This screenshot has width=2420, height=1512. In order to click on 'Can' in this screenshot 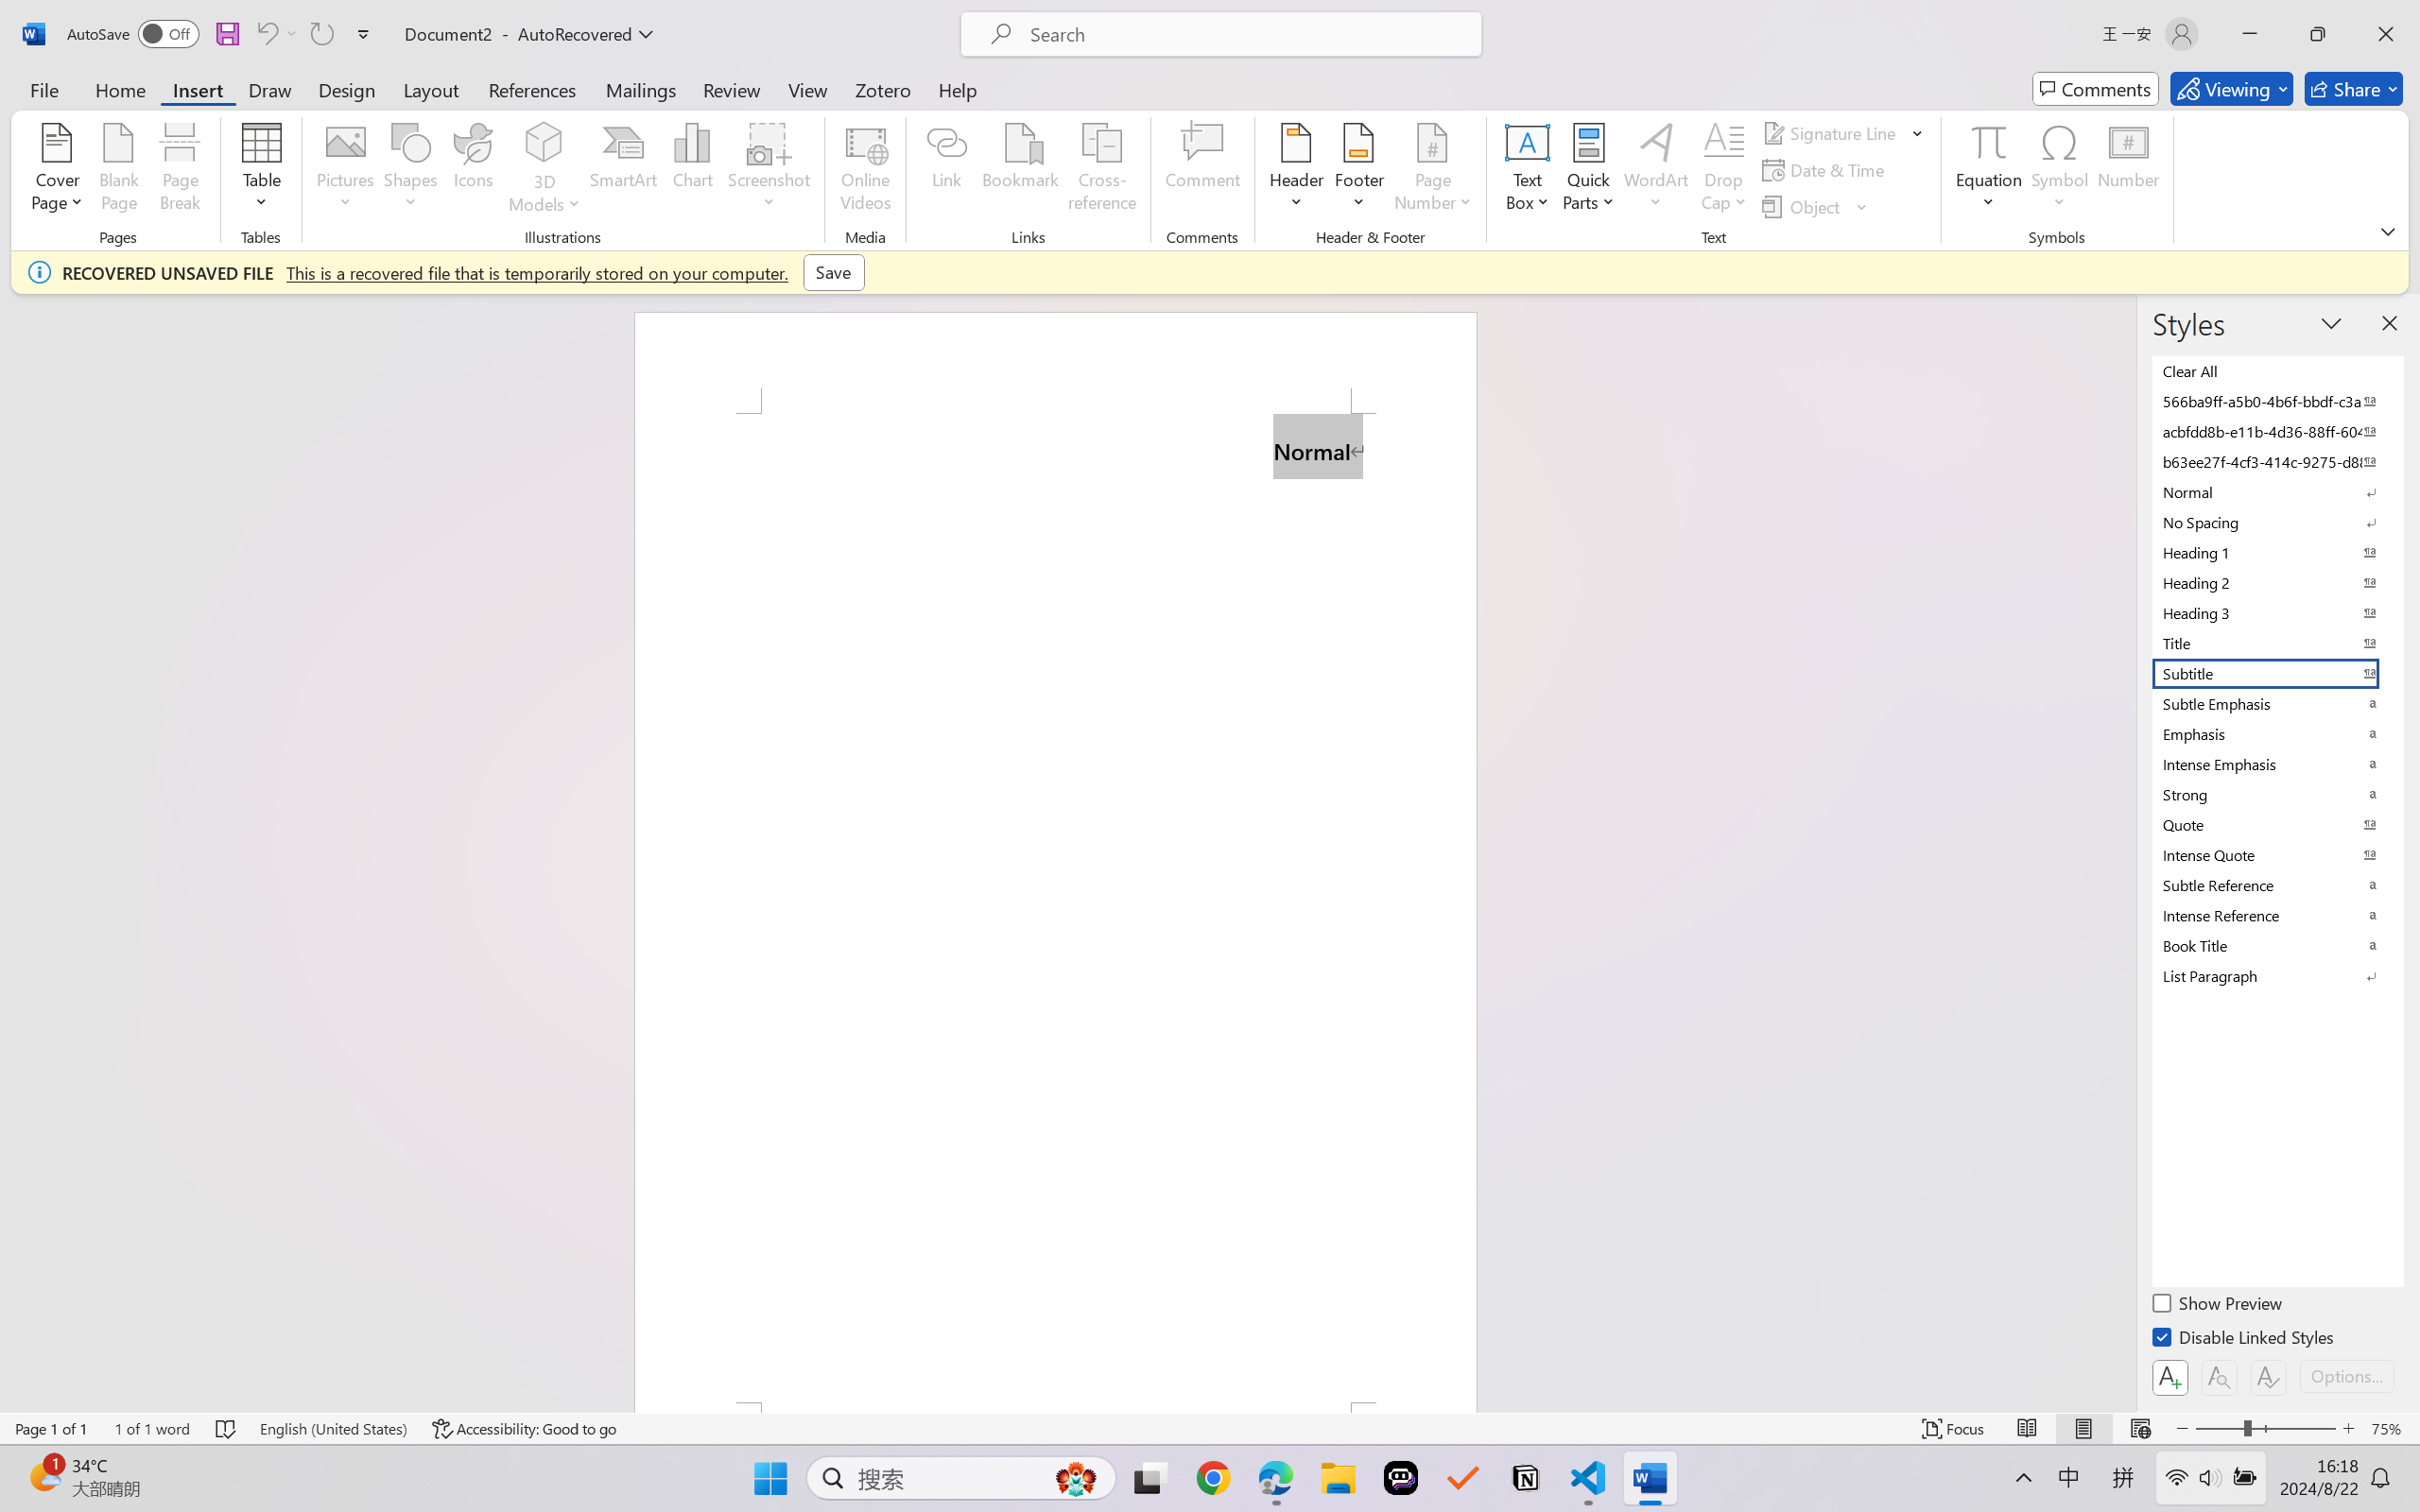, I will do `click(320, 33)`.